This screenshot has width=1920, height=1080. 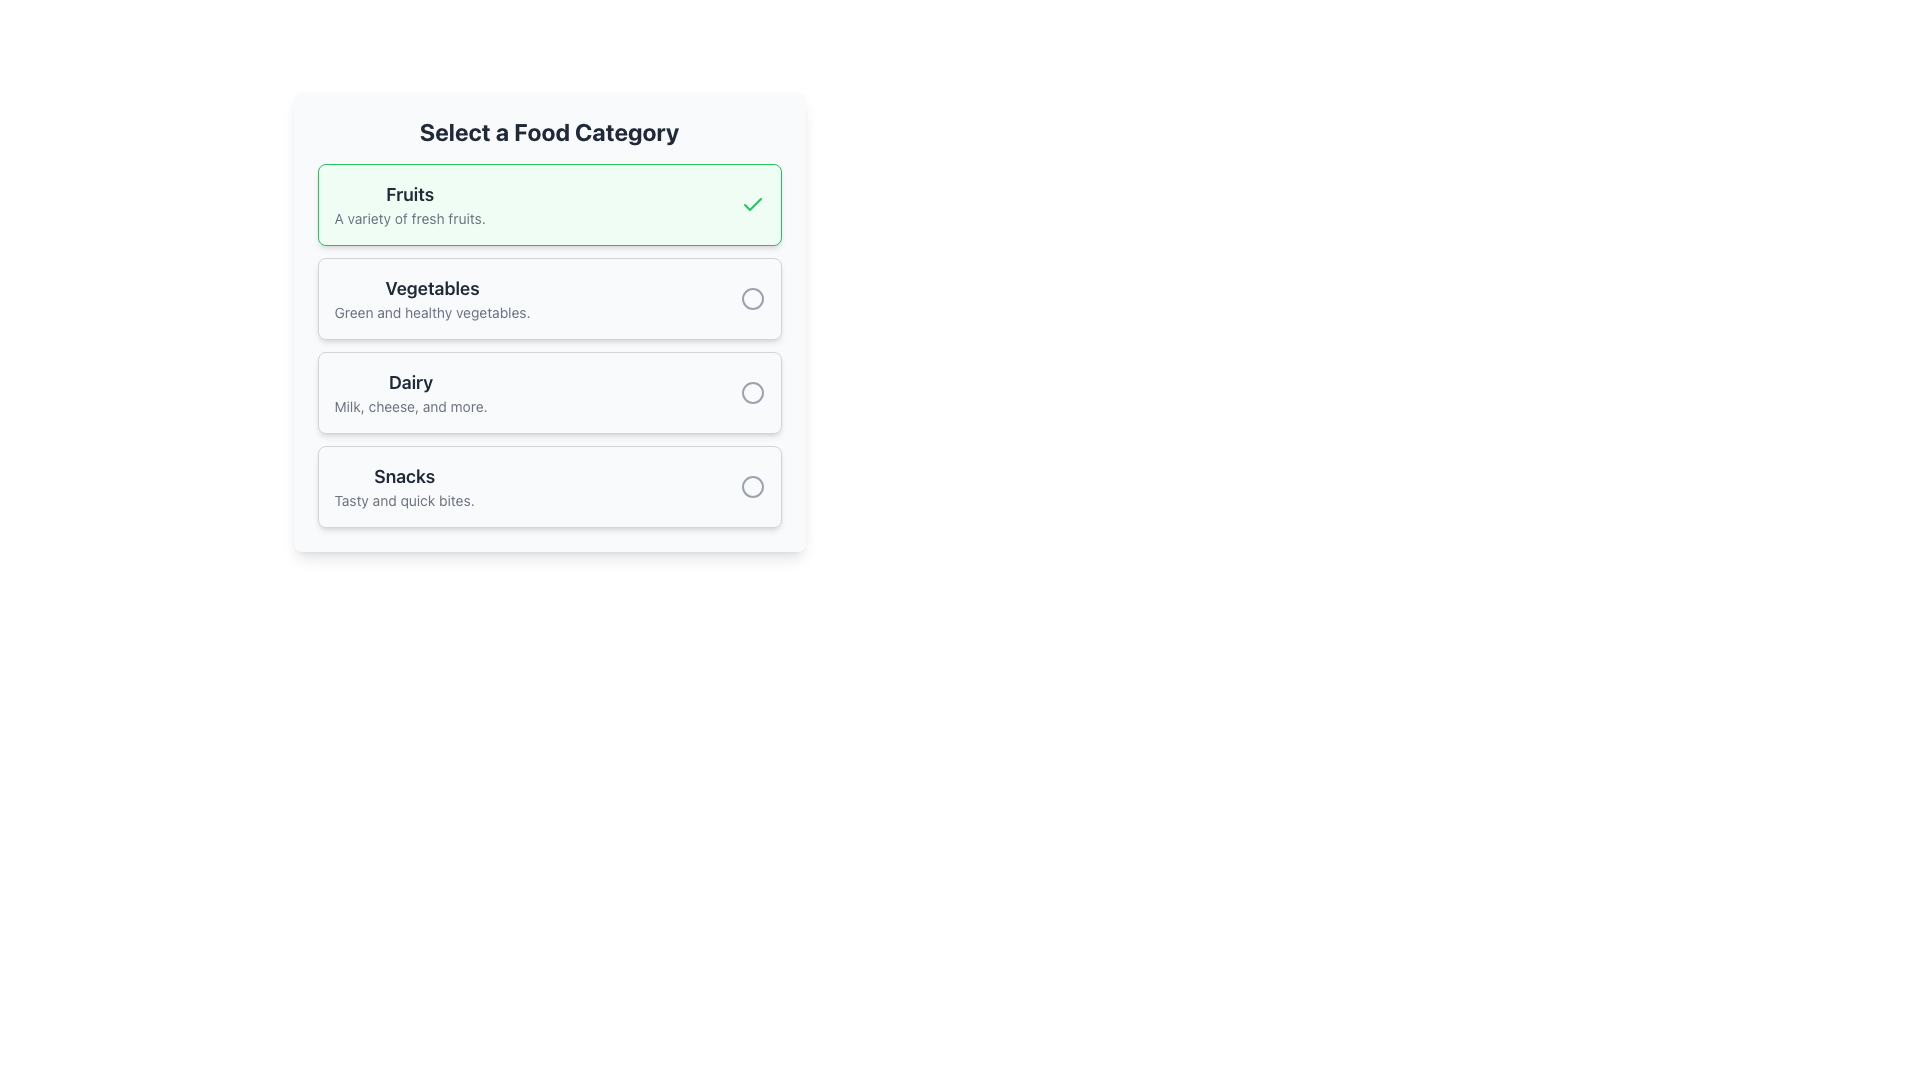 I want to click on the circular outline graphic located in the 'Snacks' row of the food categories list, which is centered at the right end of the row, so click(x=751, y=486).